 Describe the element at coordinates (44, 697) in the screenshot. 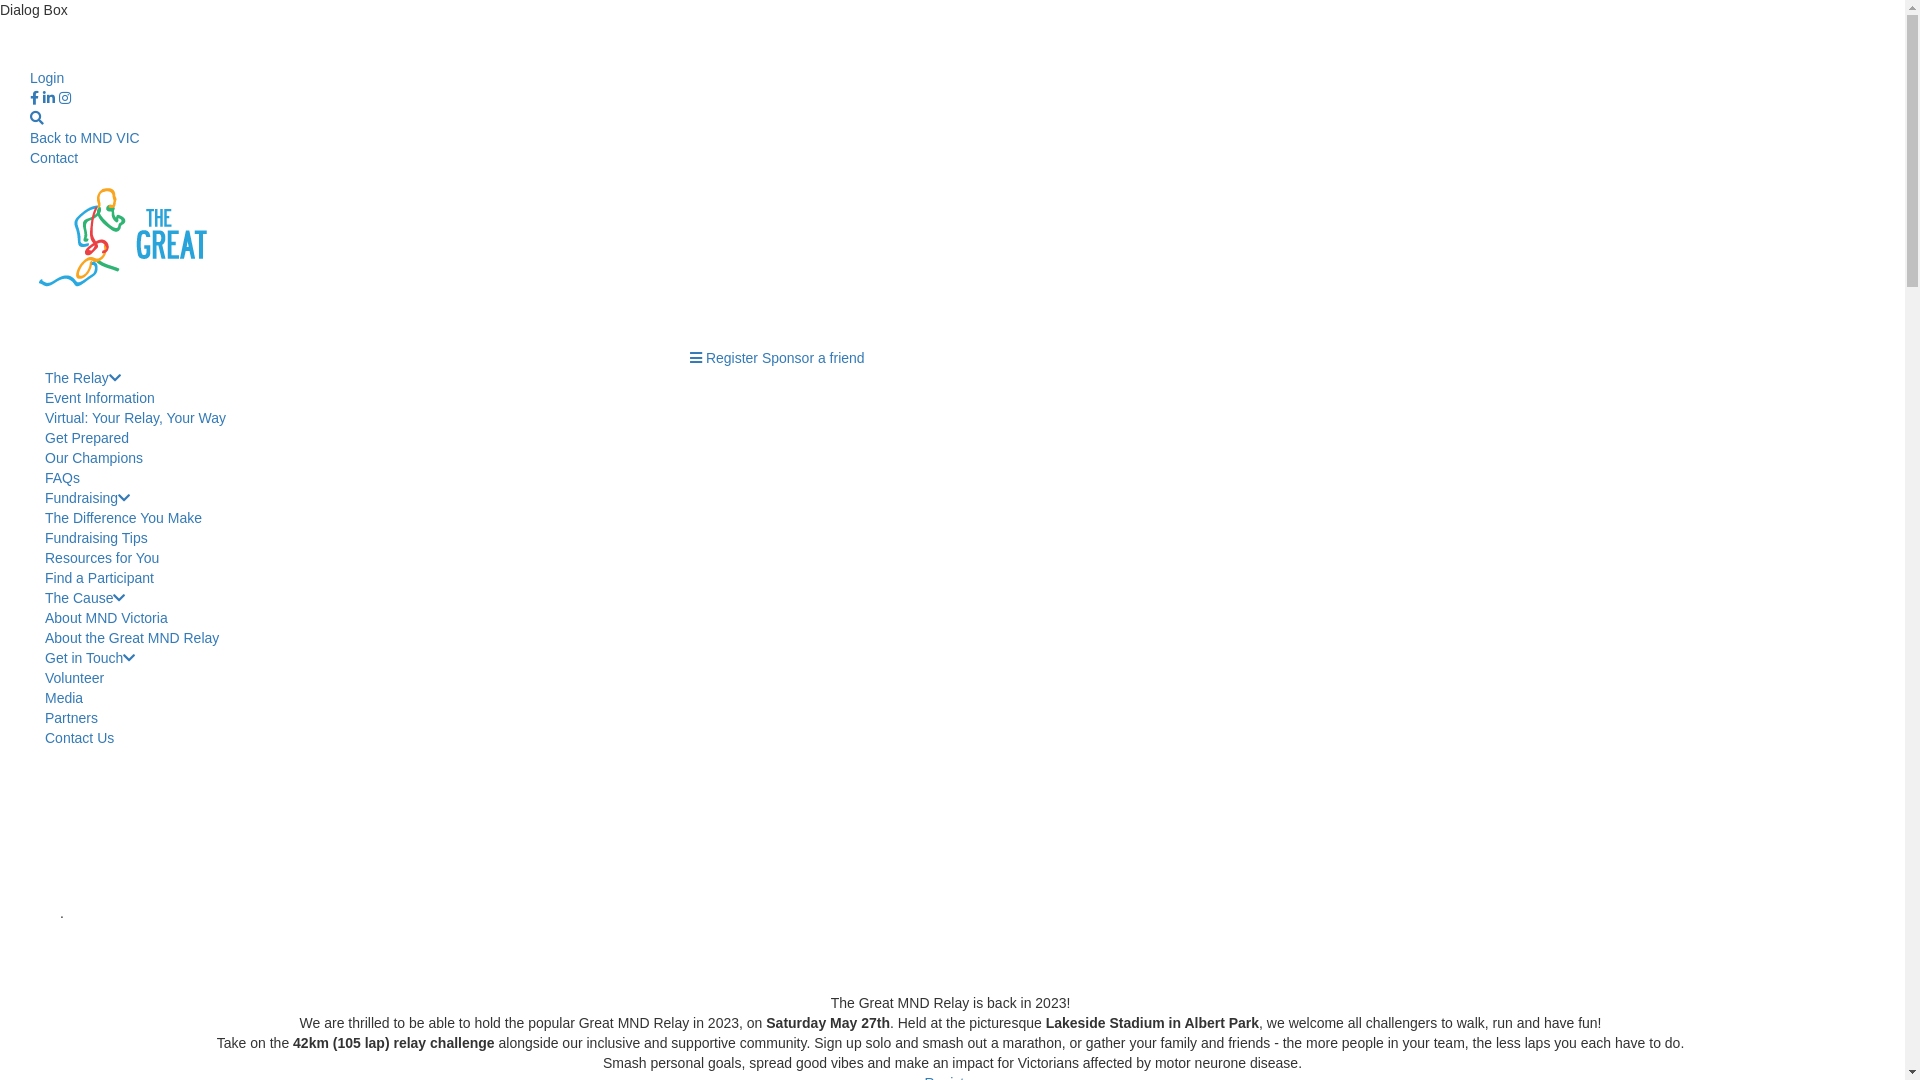

I see `'Media'` at that location.